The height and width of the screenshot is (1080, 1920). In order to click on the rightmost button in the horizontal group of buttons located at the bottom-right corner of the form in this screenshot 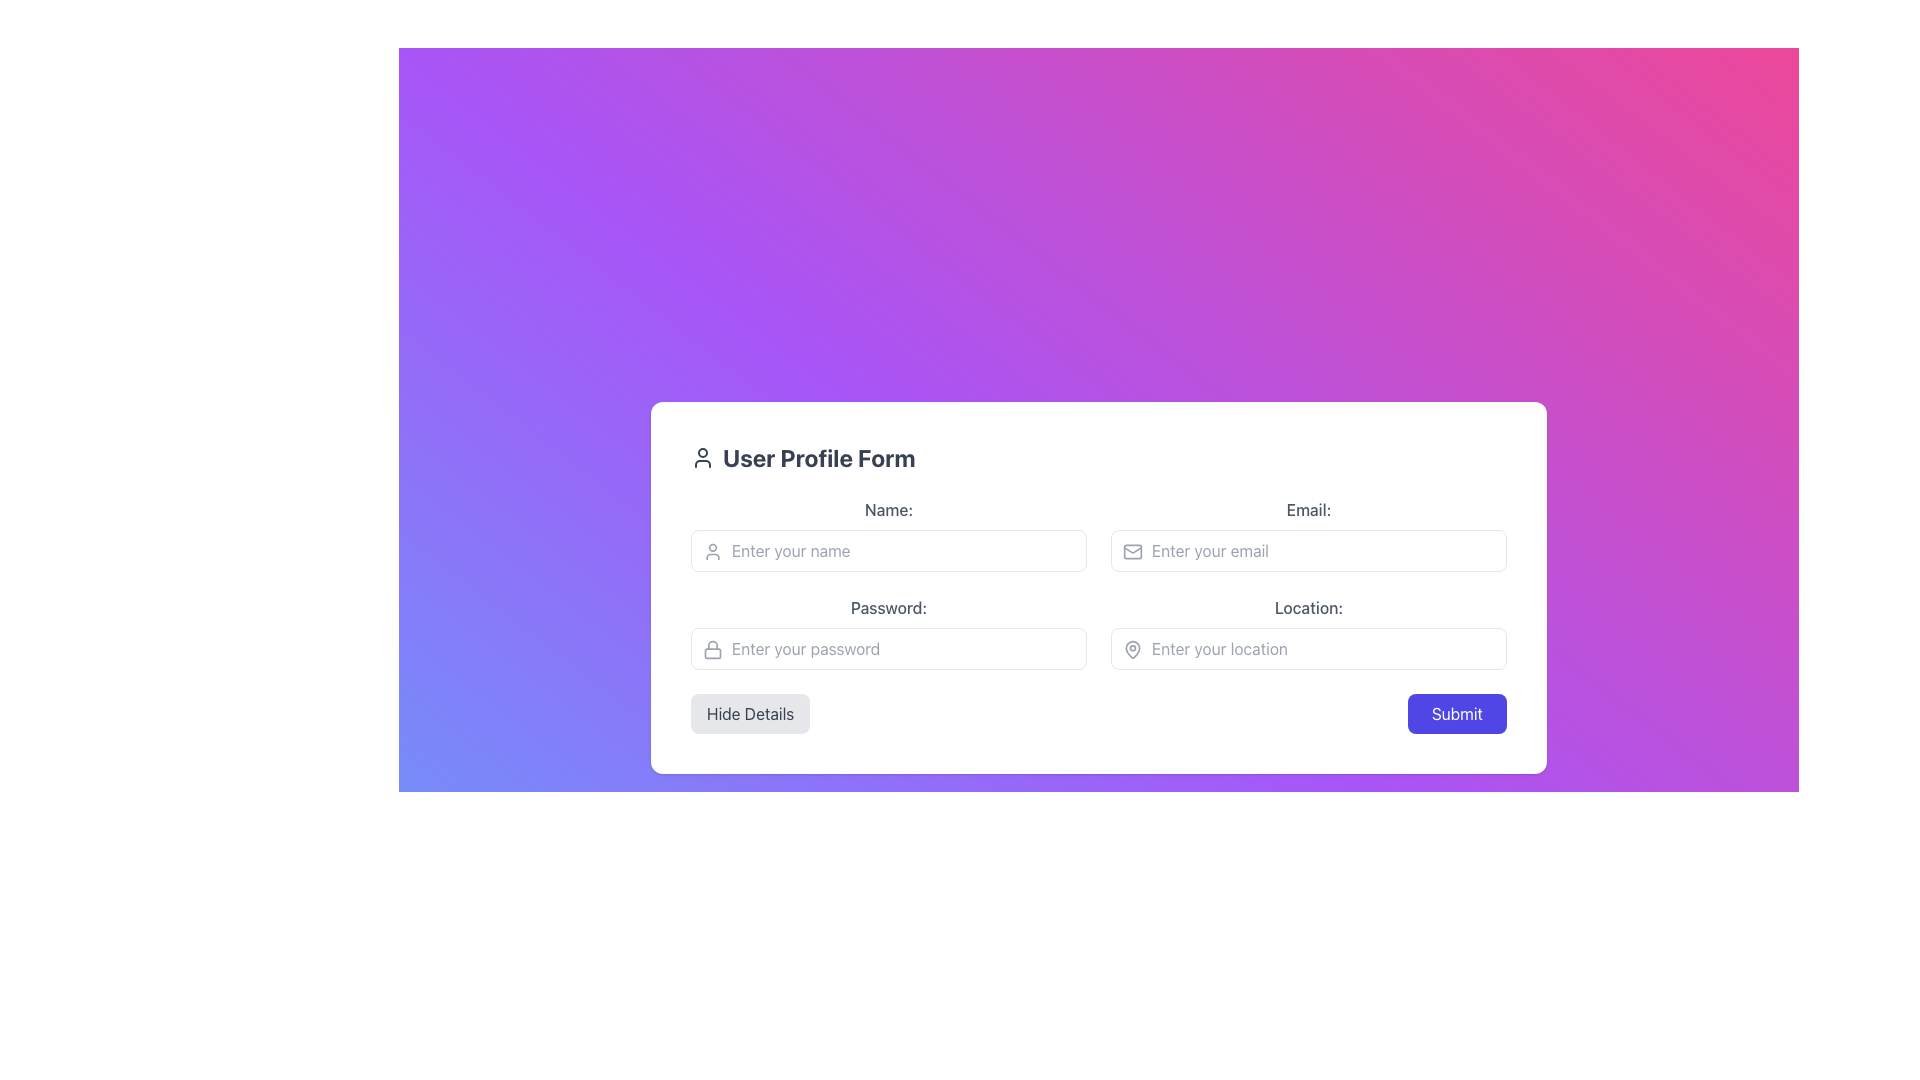, I will do `click(1457, 712)`.